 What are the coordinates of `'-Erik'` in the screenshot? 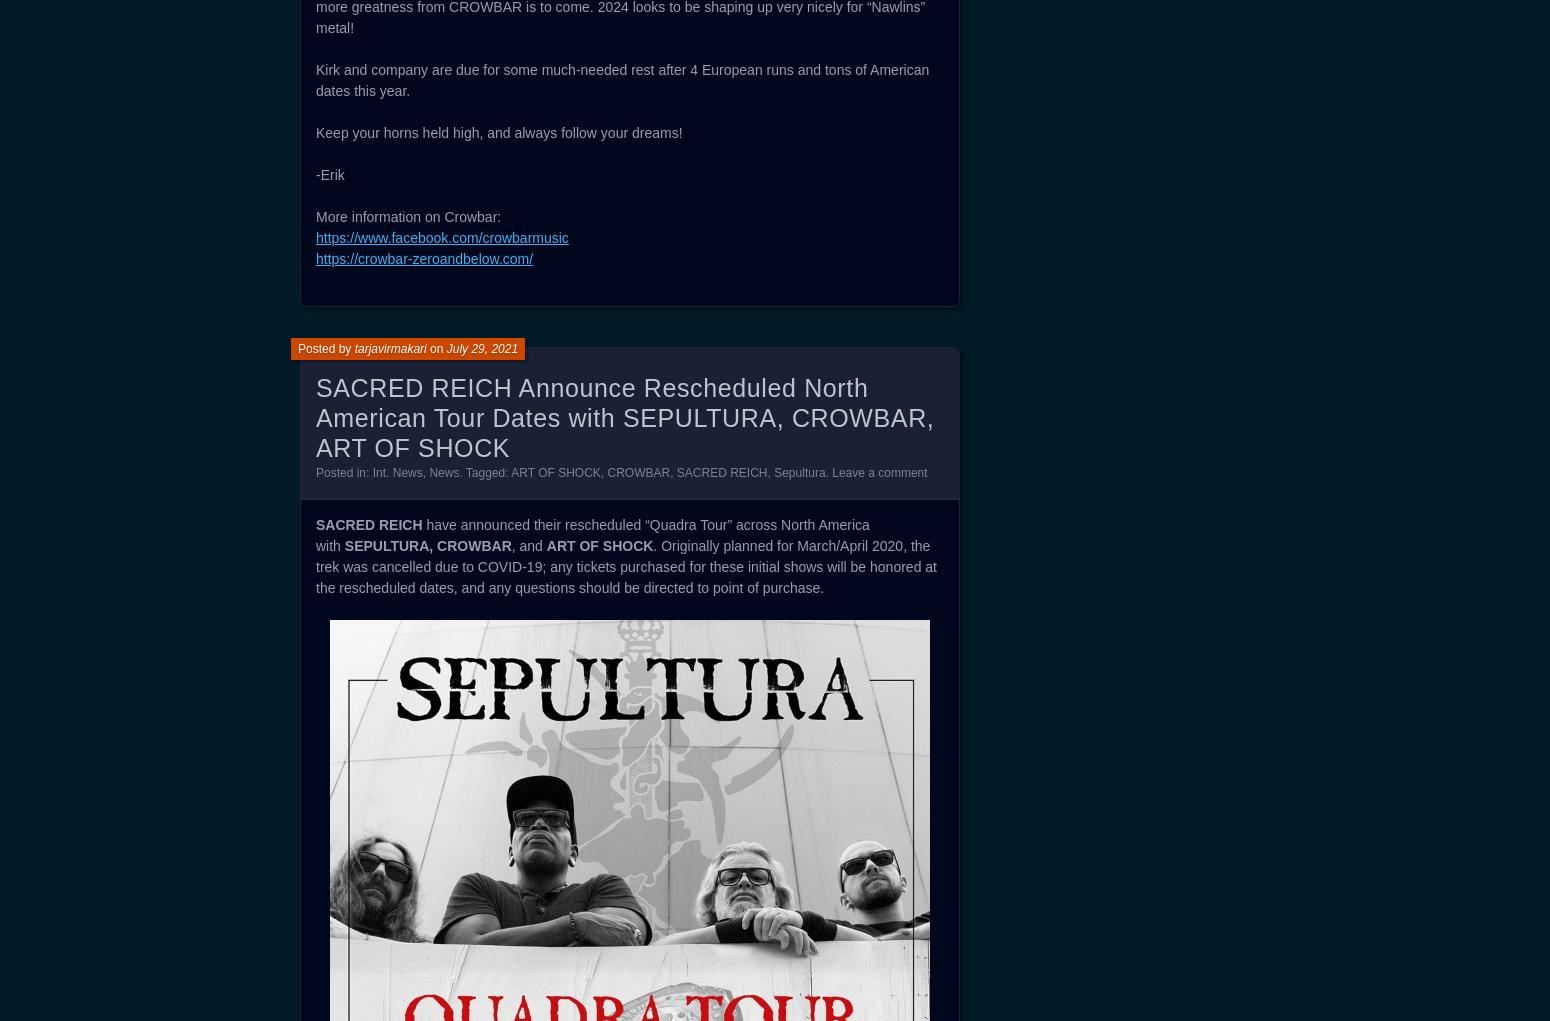 It's located at (315, 173).